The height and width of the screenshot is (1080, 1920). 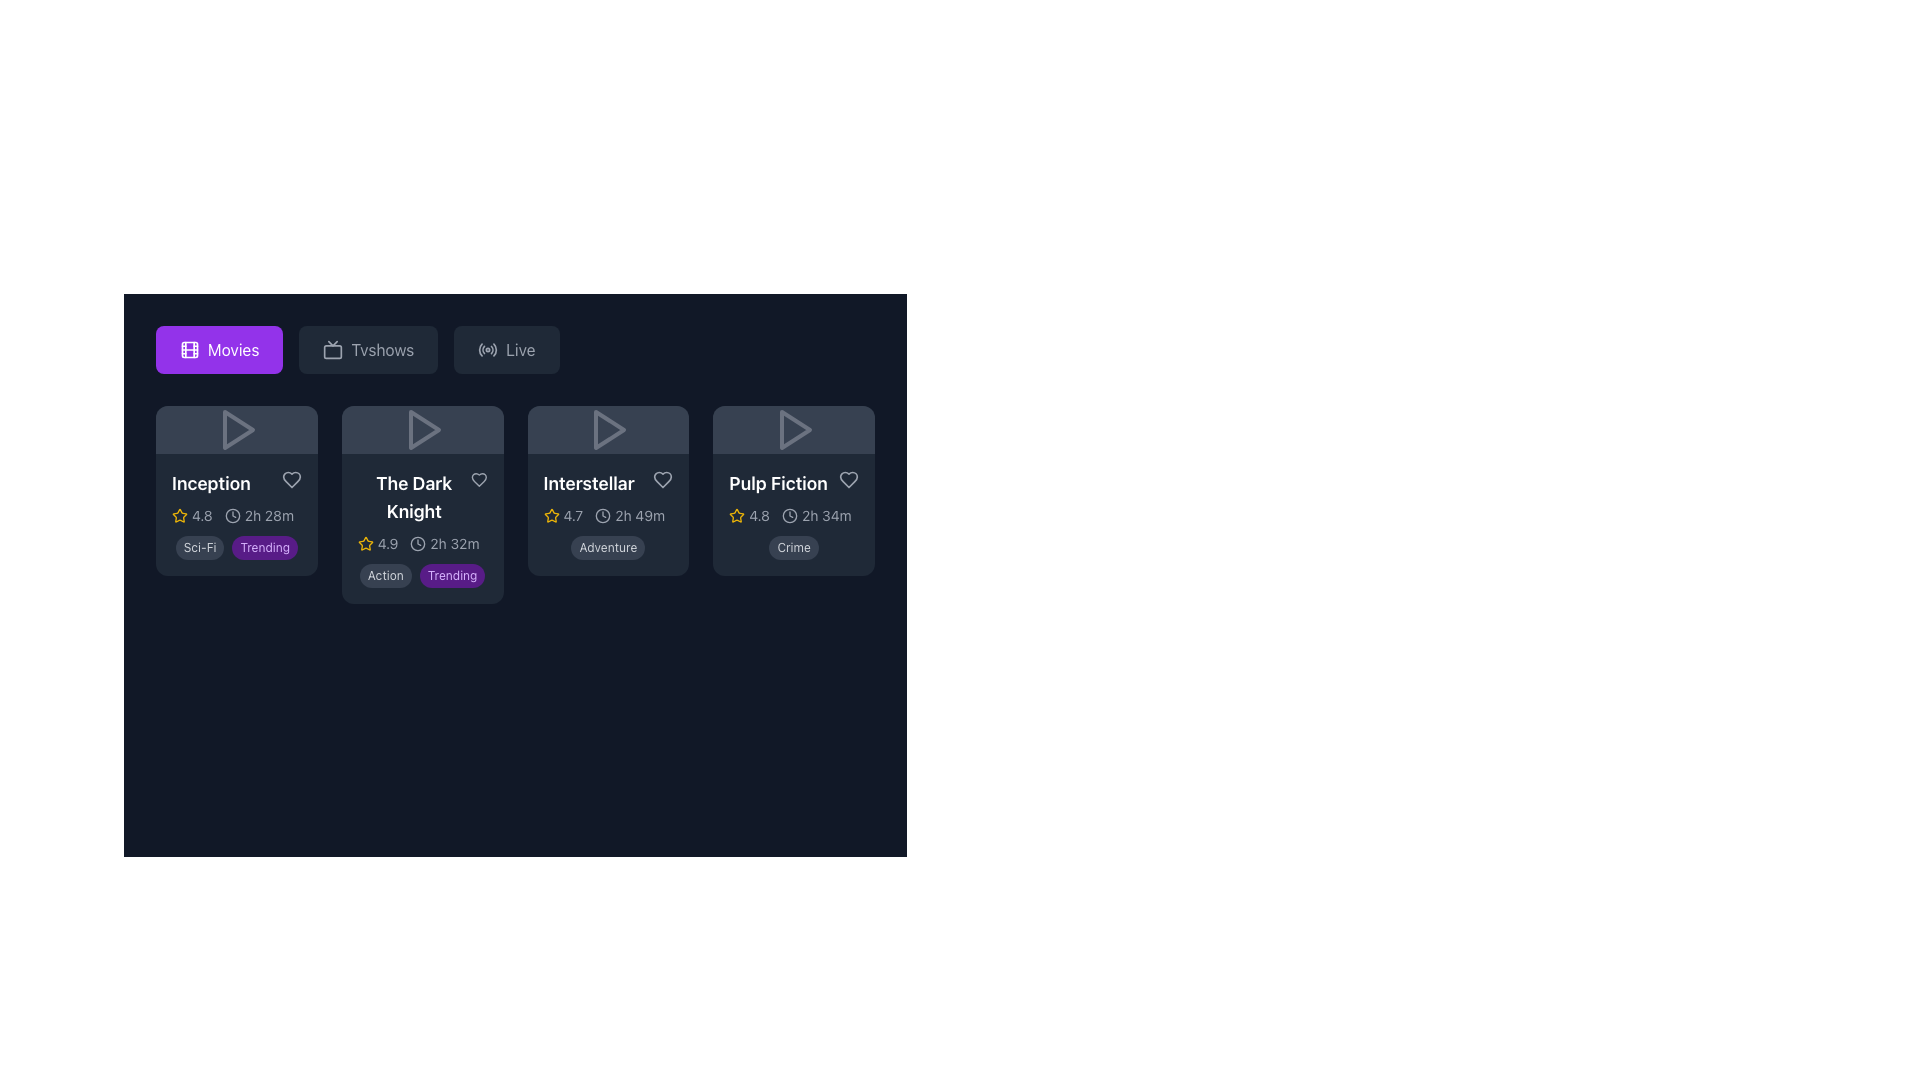 I want to click on the 'Live' icon located in the button group at the top-right corner of the interface, adjacent to the 'Tvshows' button, so click(x=488, y=349).